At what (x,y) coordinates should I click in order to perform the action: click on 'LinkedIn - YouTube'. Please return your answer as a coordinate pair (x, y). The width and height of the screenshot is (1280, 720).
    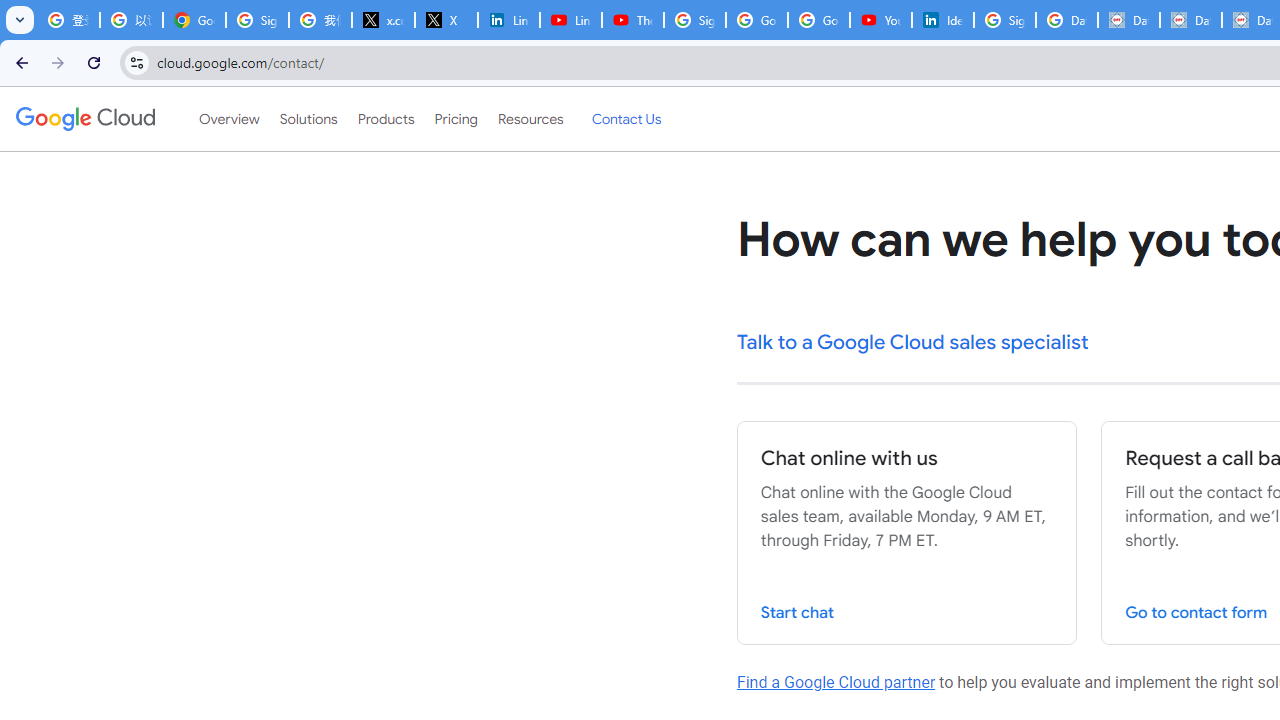
    Looking at the image, I should click on (569, 20).